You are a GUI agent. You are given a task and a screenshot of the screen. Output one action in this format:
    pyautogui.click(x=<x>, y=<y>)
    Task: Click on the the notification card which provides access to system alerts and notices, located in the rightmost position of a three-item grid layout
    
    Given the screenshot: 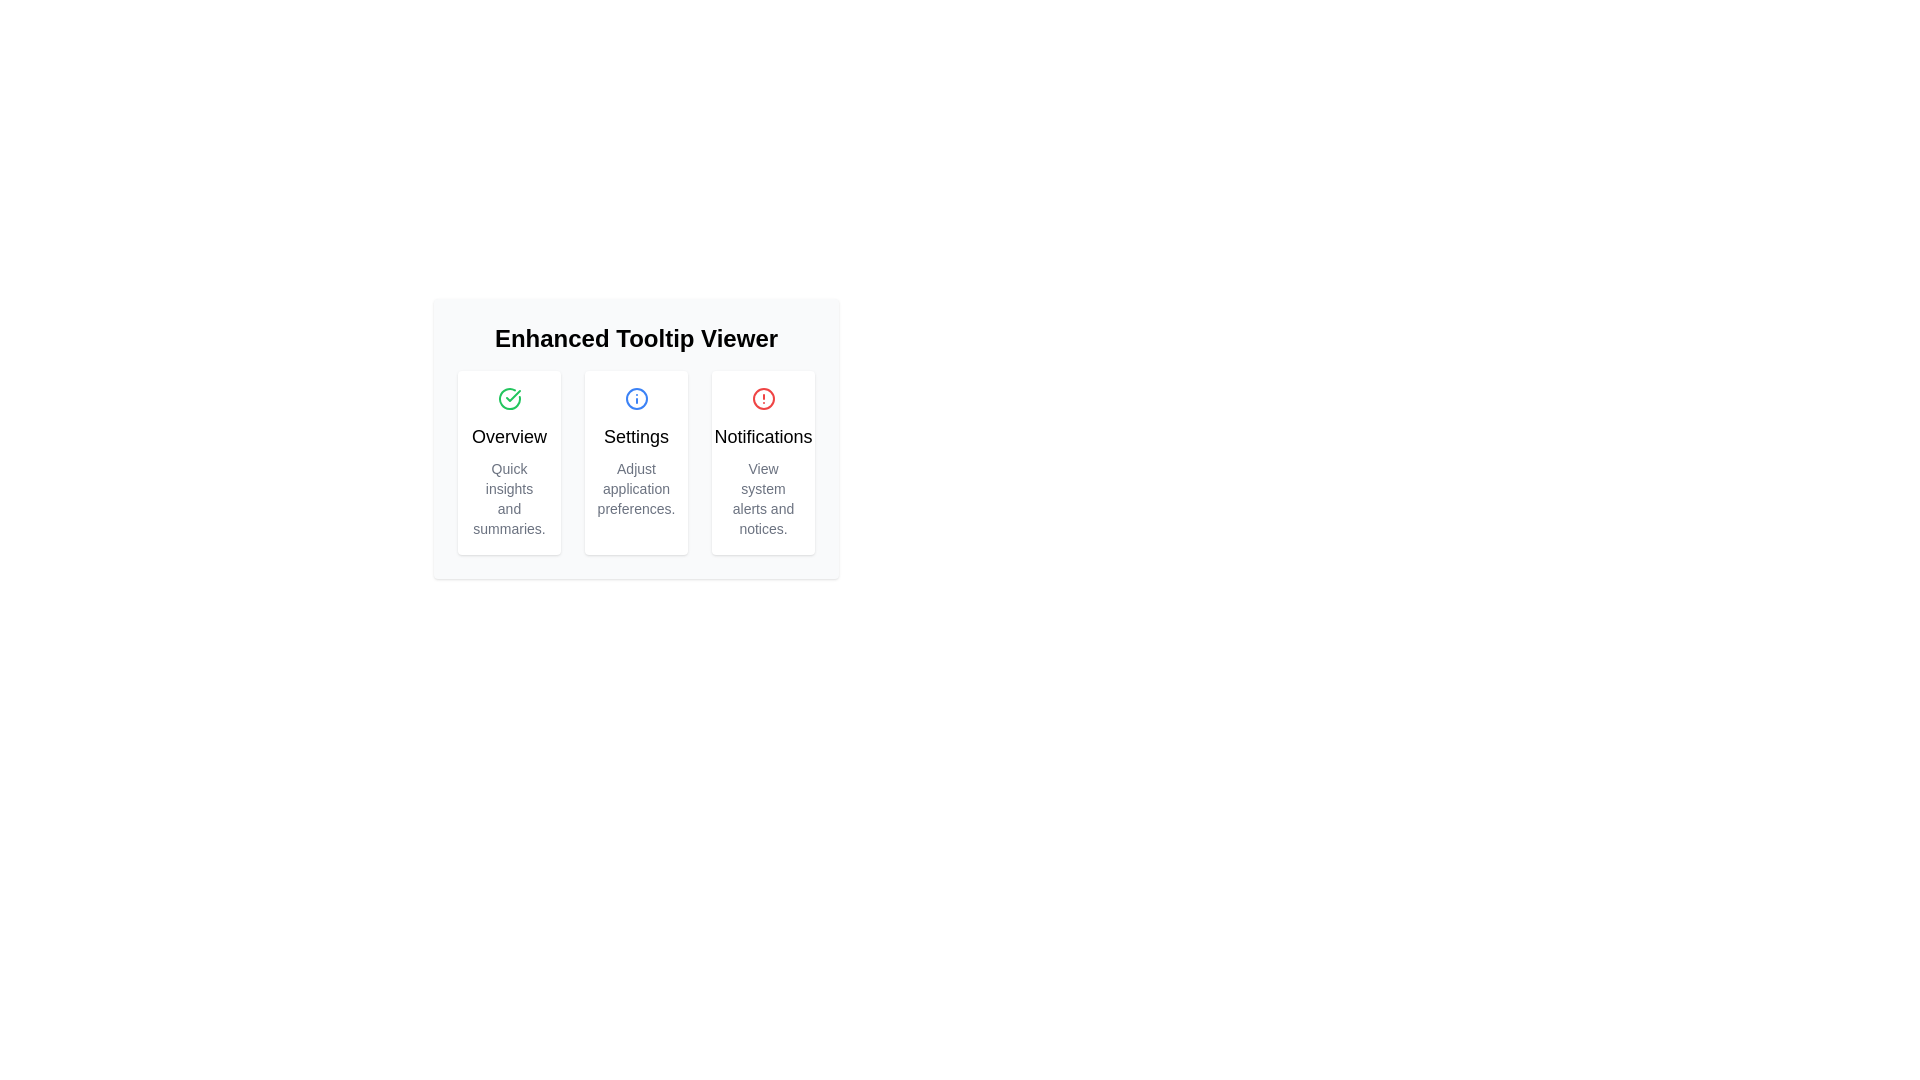 What is the action you would take?
    pyautogui.click(x=762, y=462)
    